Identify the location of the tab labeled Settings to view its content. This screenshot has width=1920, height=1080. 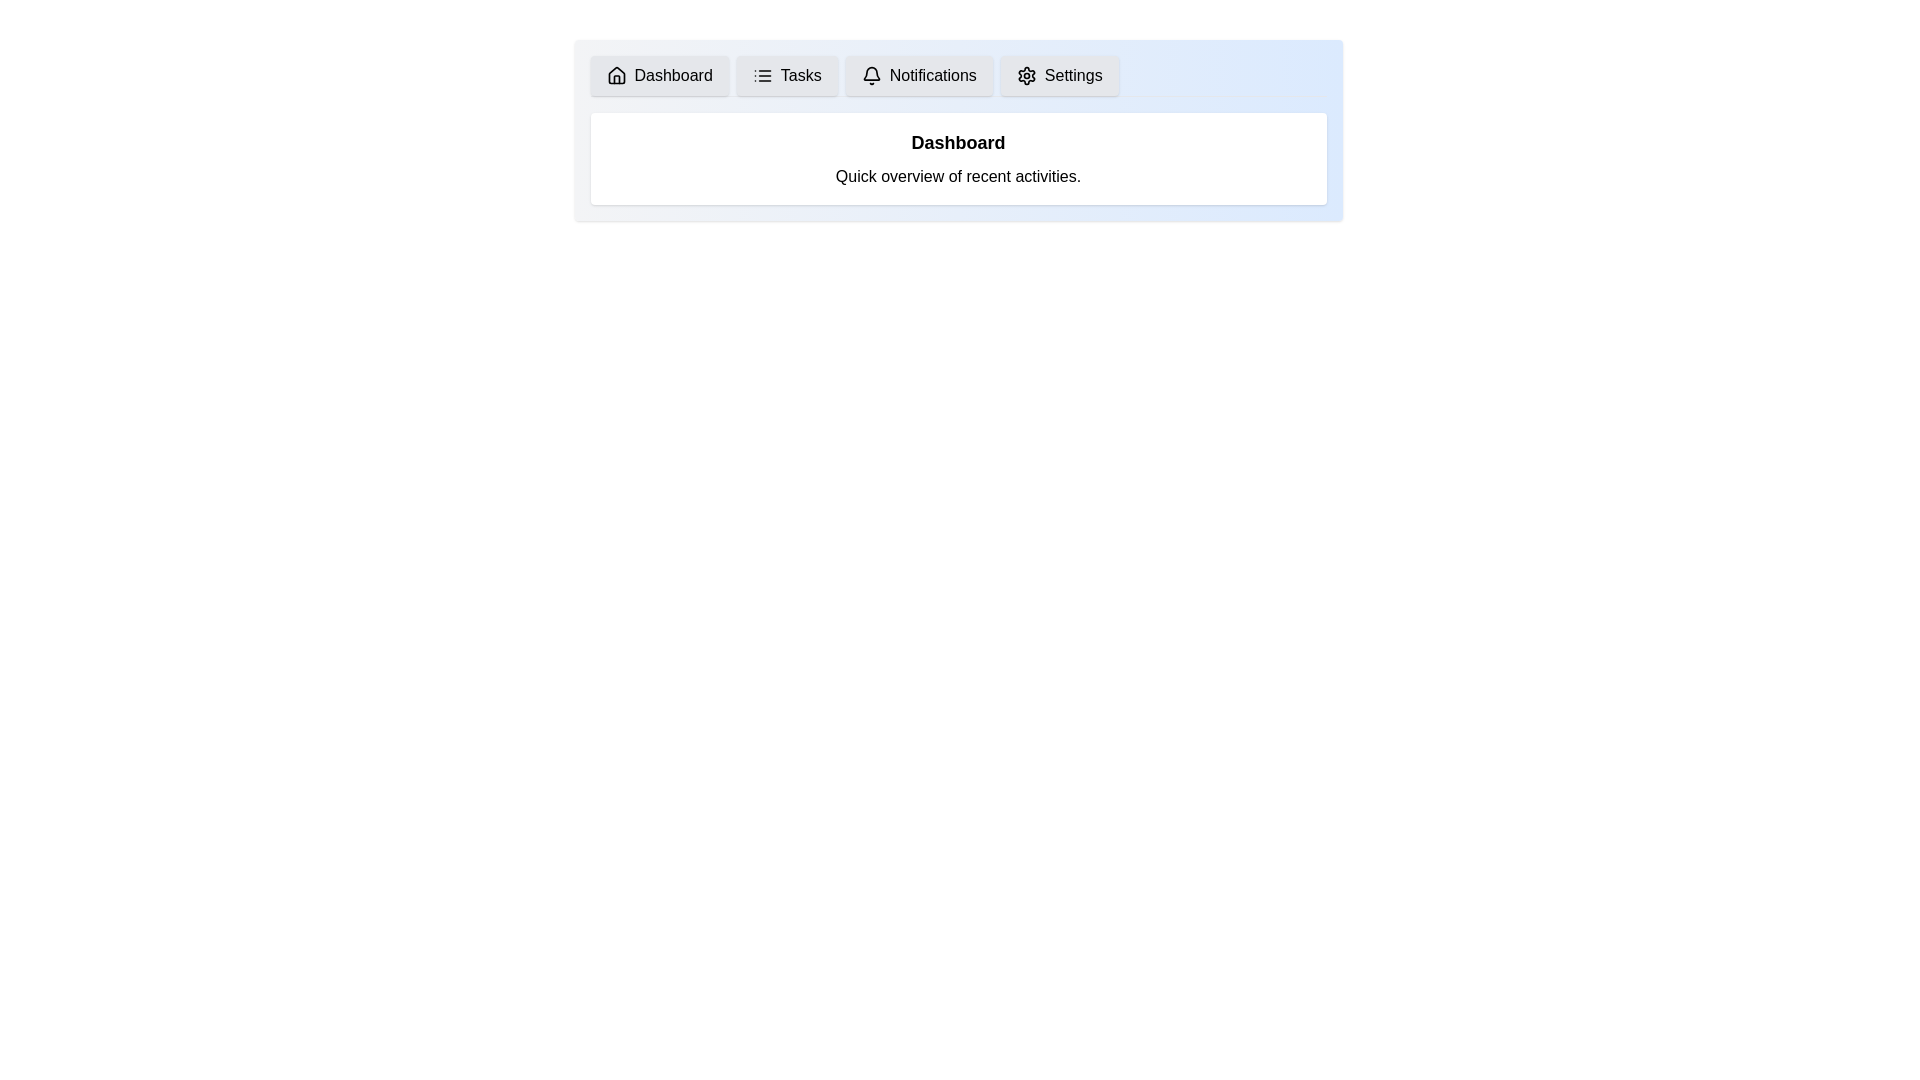
(1058, 75).